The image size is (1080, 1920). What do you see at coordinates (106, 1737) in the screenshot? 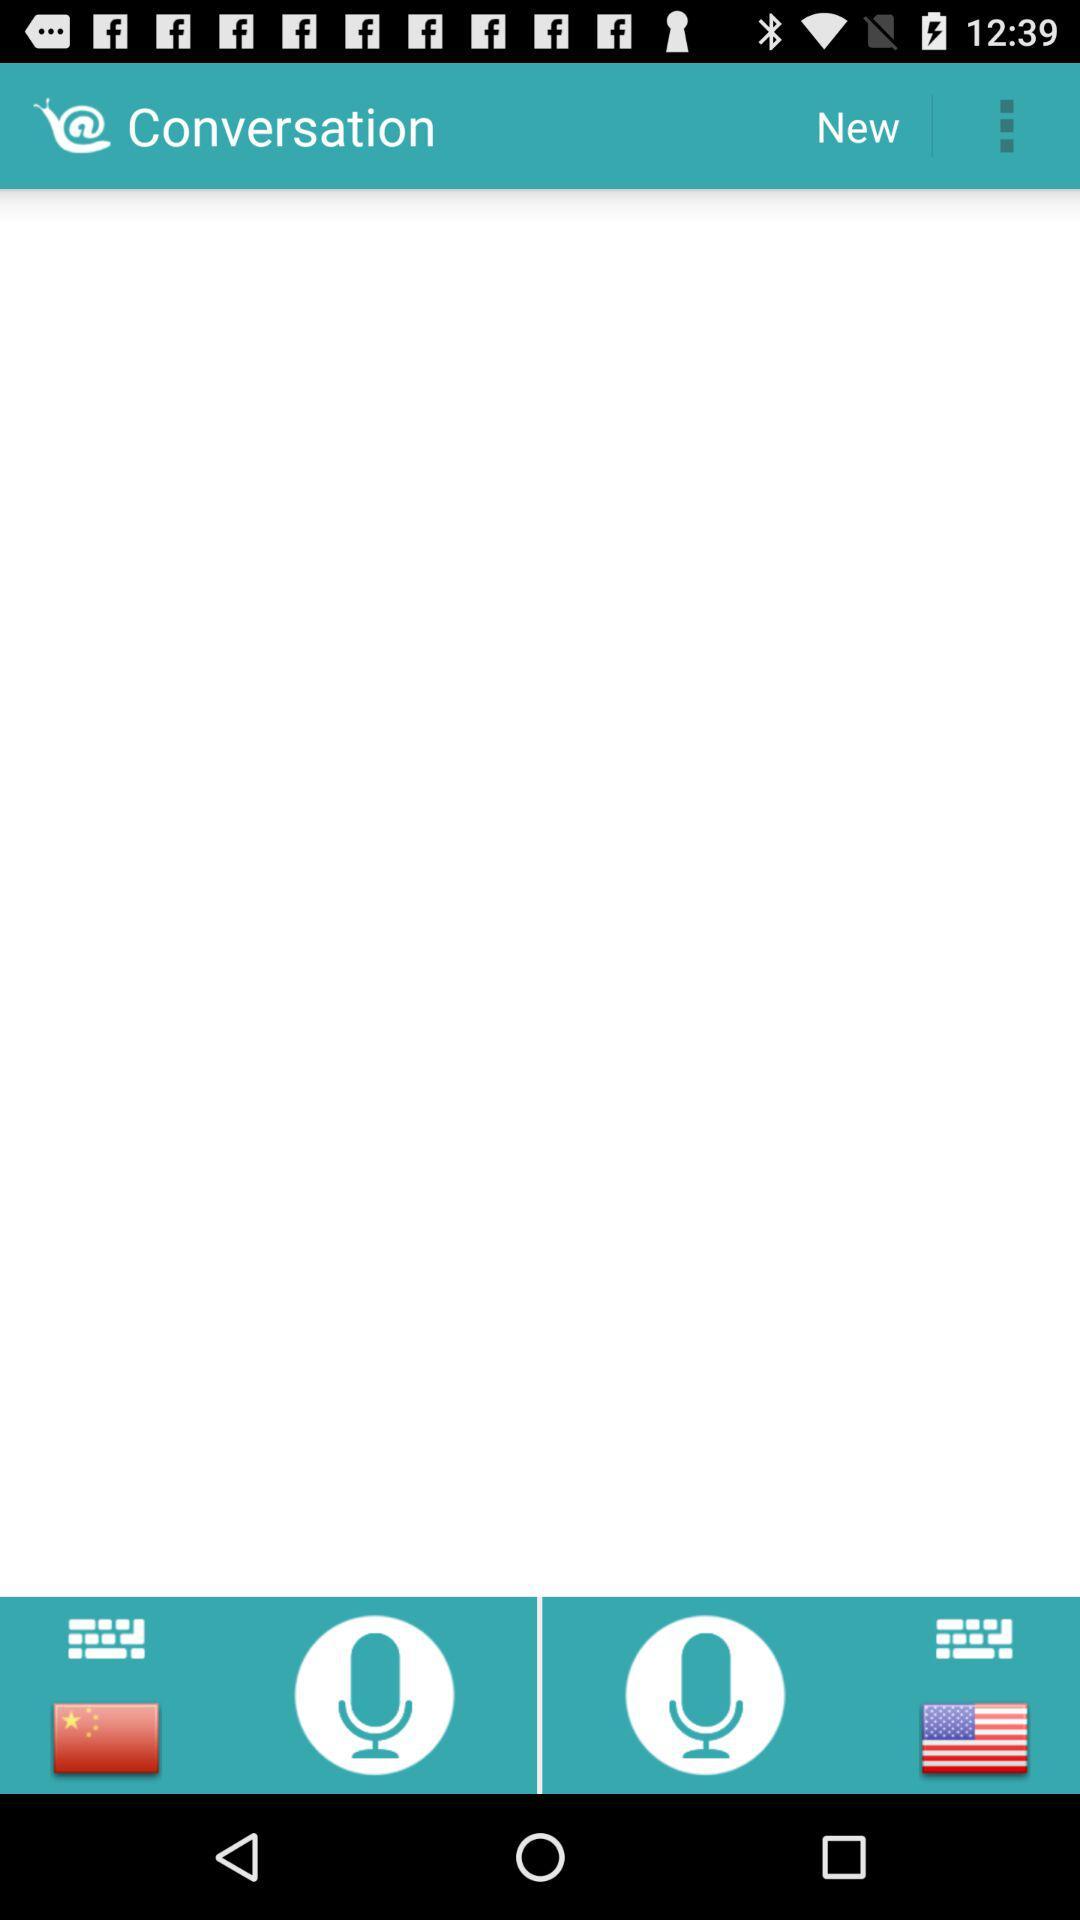
I see `switch to chinese` at bounding box center [106, 1737].